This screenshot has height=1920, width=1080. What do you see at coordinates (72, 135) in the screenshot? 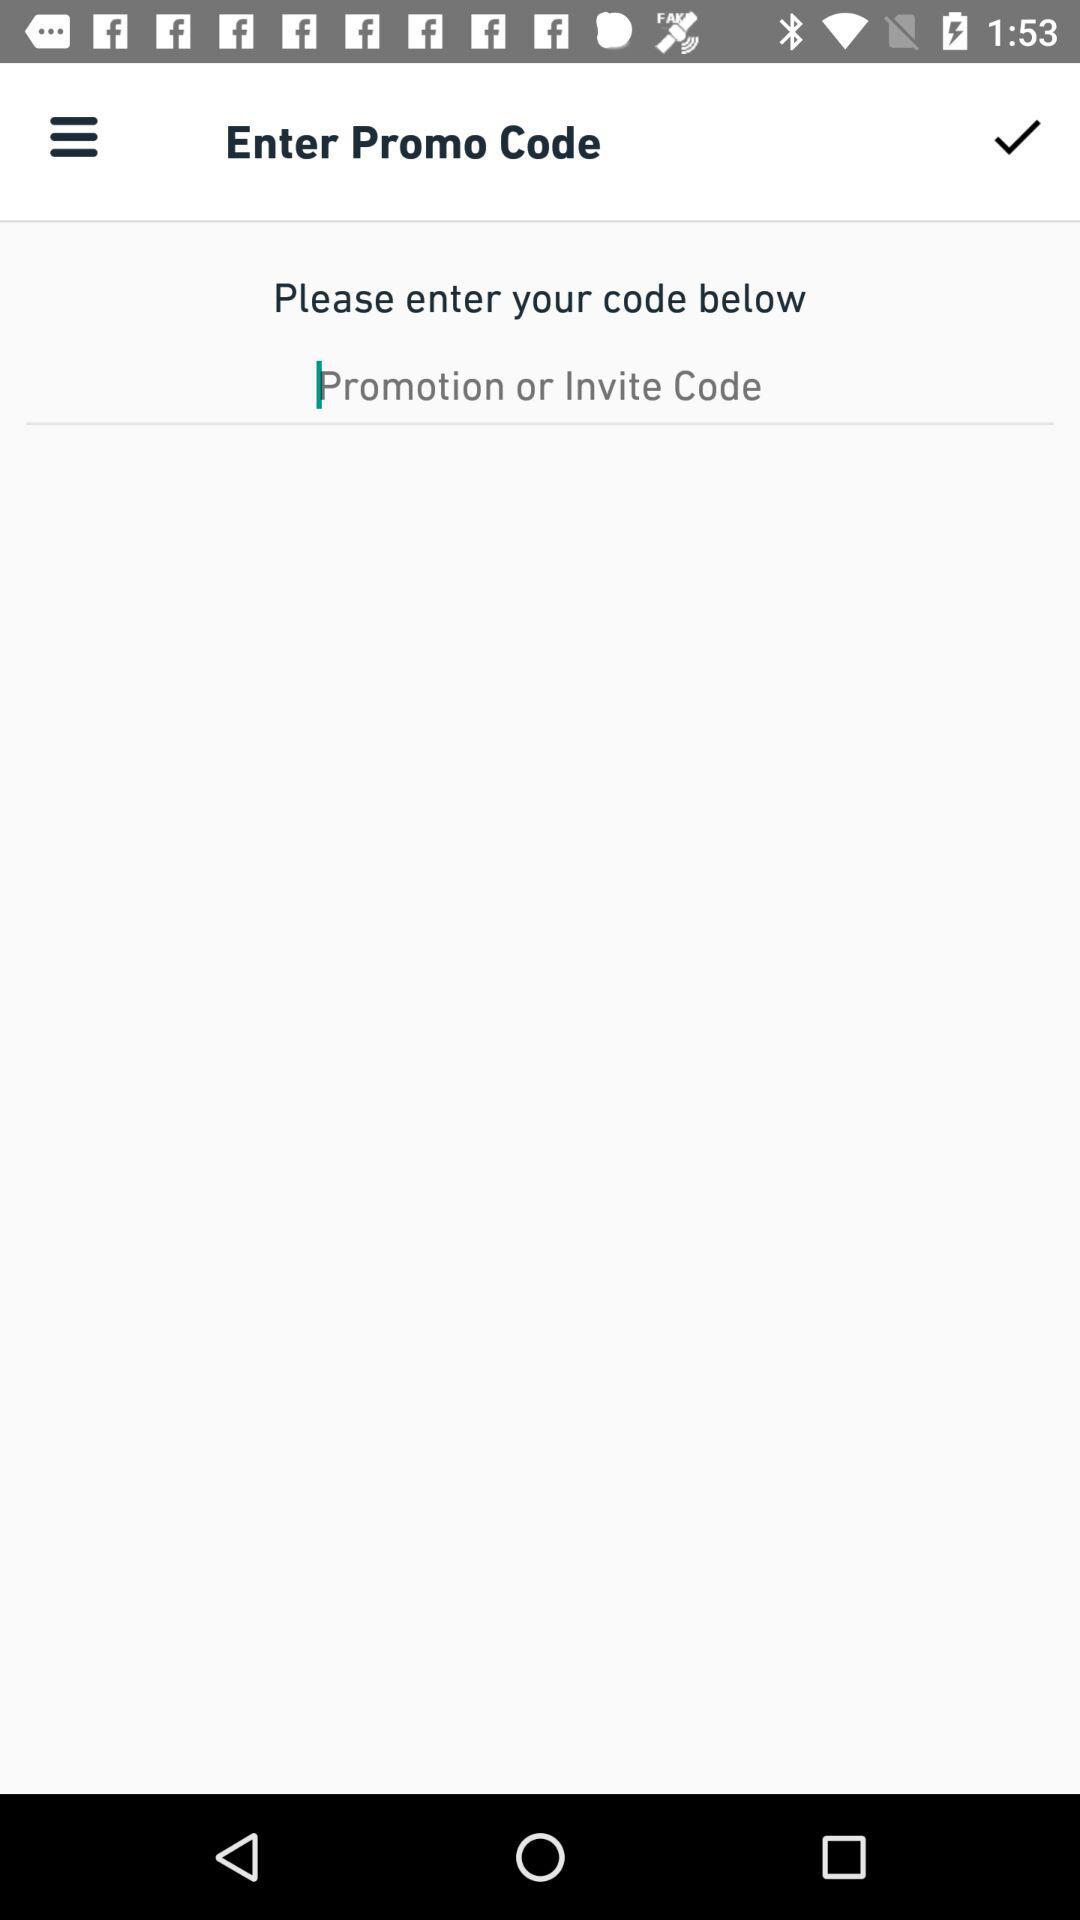
I see `item to the left of enter promo code item` at bounding box center [72, 135].